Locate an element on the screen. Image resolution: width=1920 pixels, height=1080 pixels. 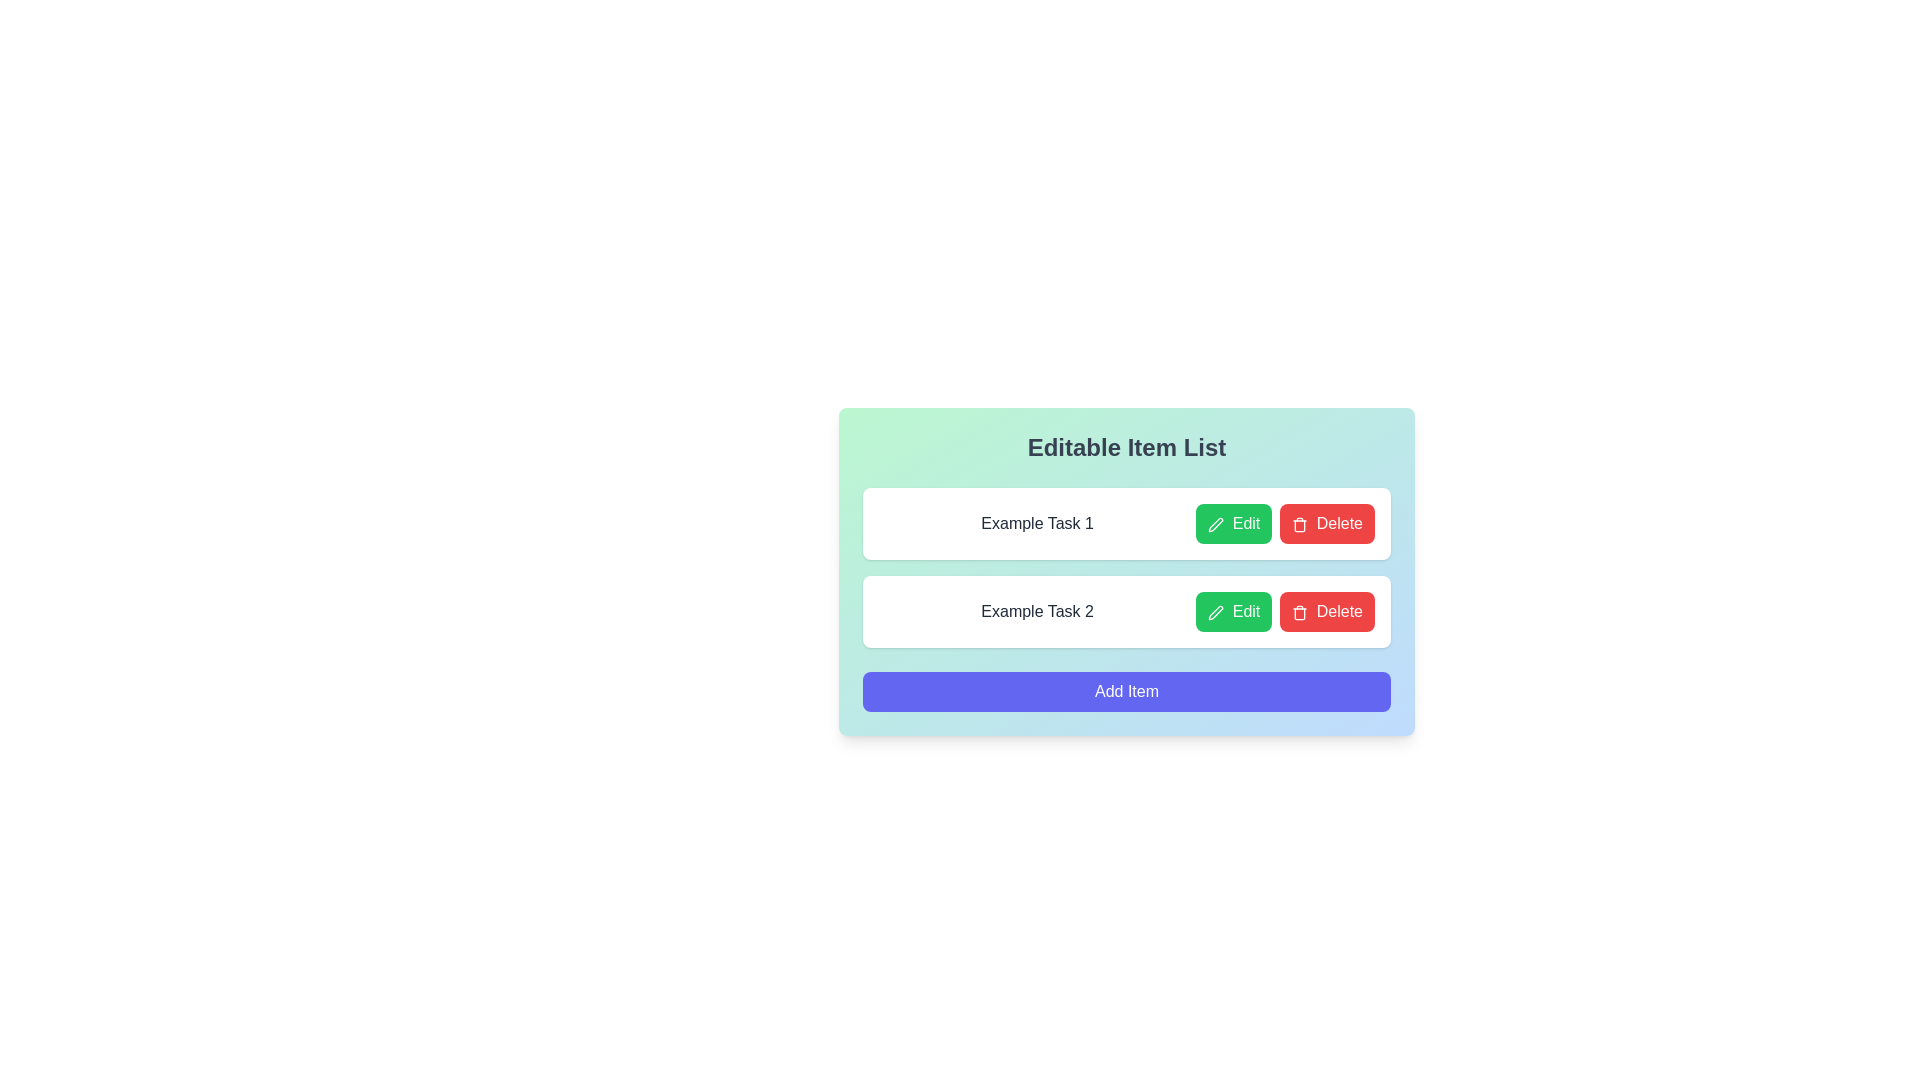
the delete icon located on the red 'Delete' button in the second row is located at coordinates (1300, 611).